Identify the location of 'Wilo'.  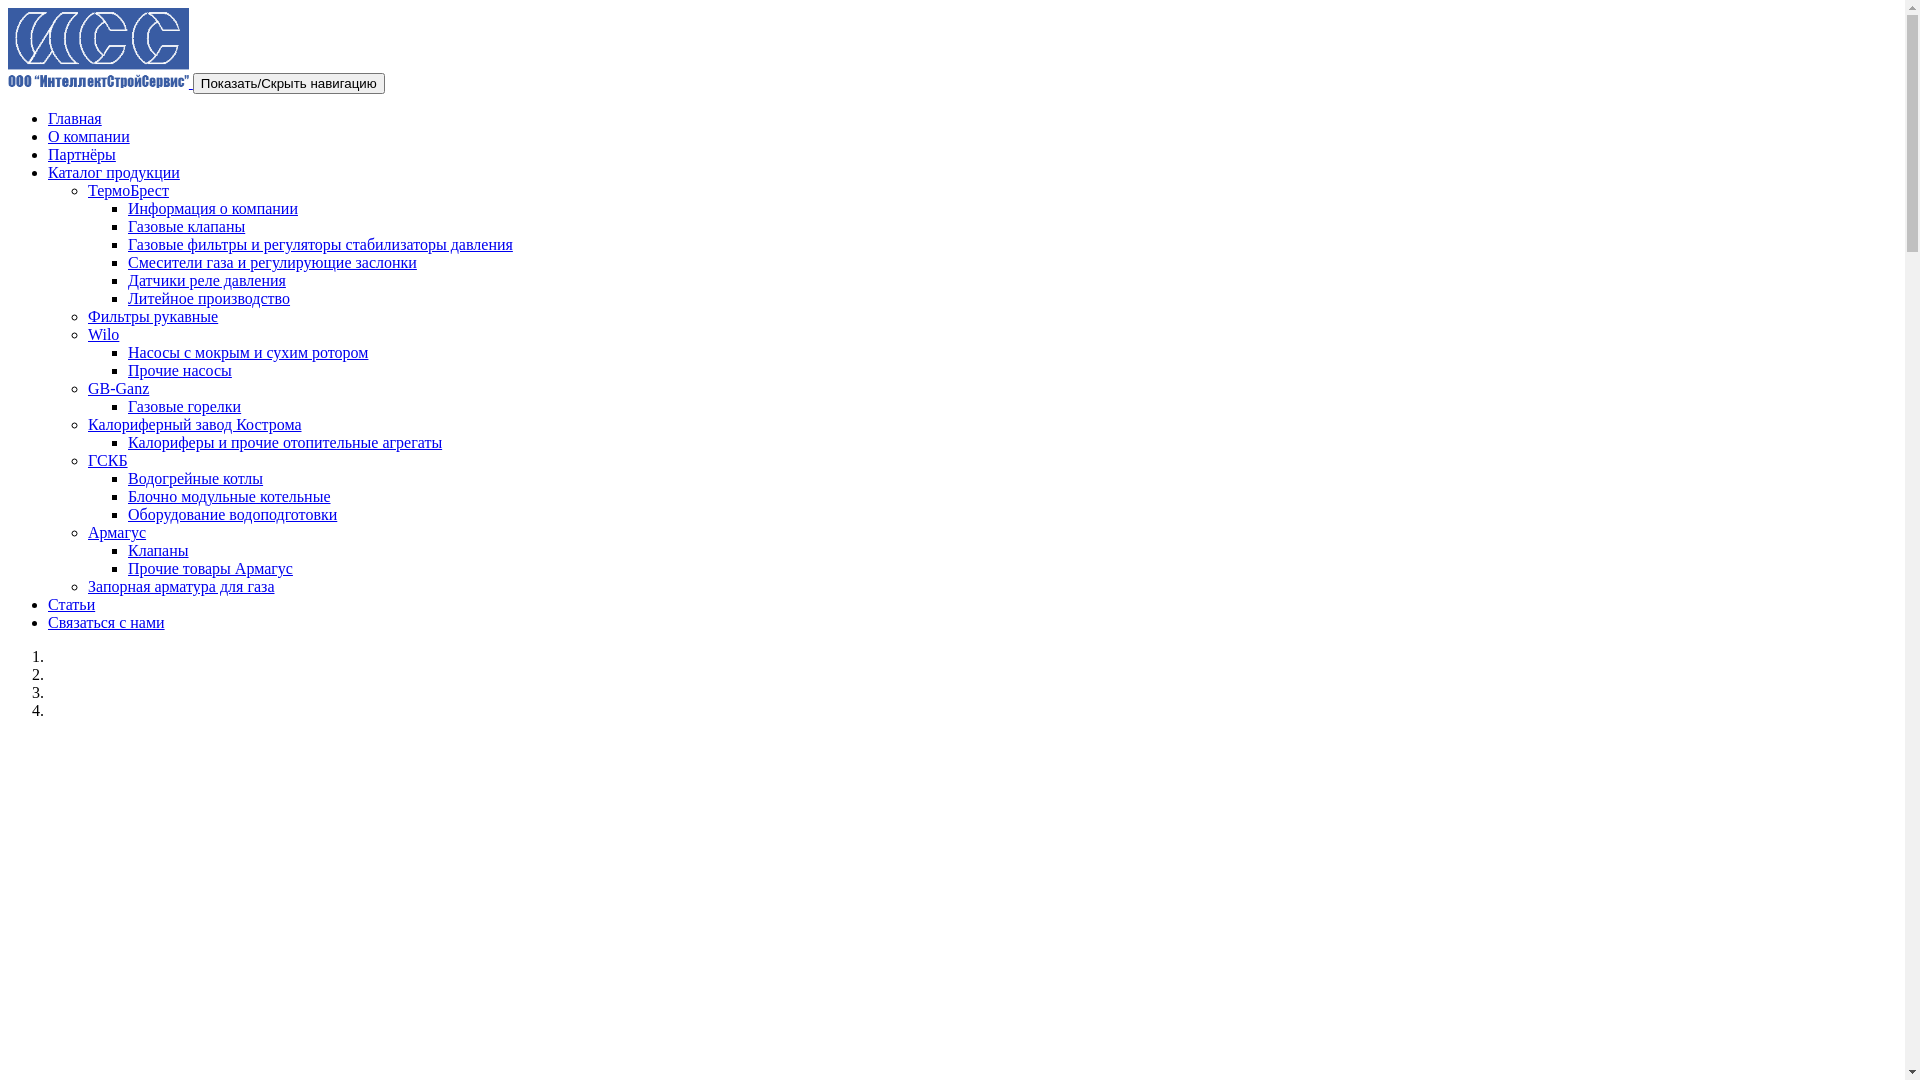
(86, 333).